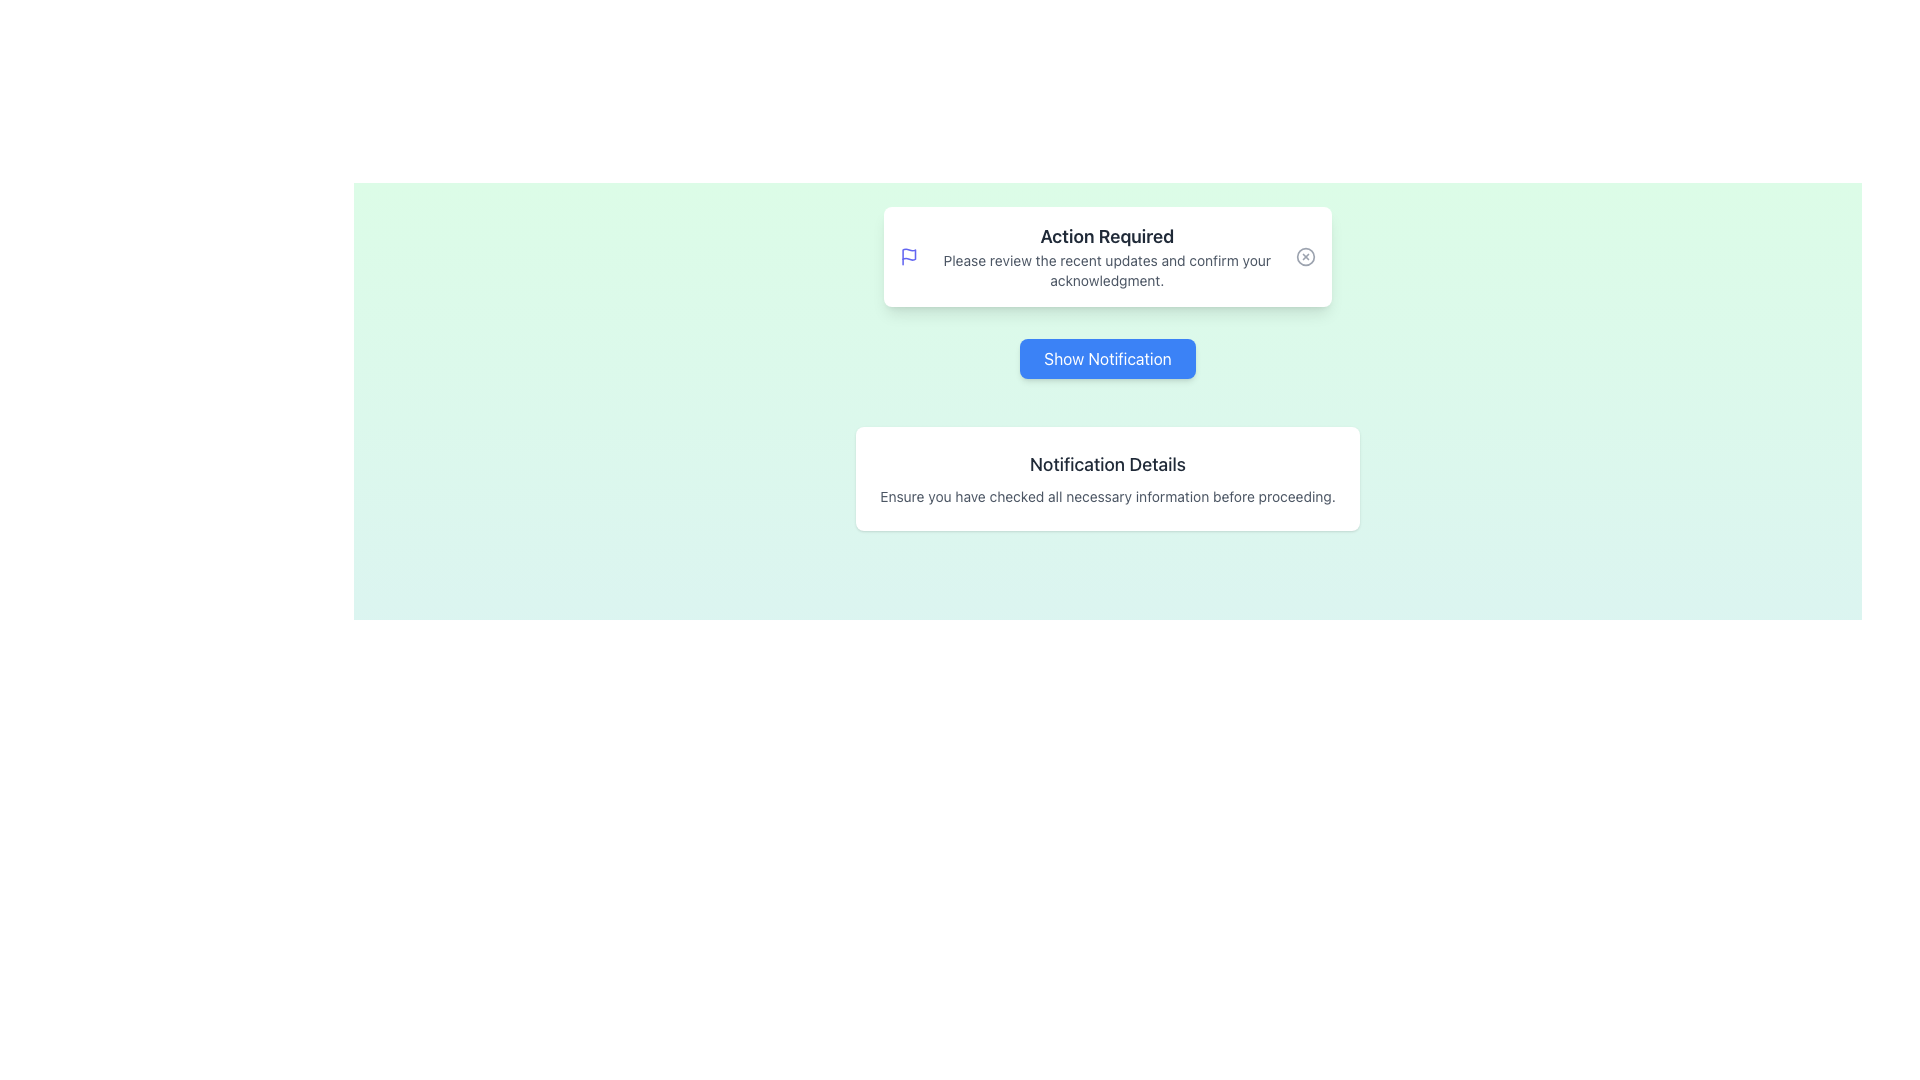 Image resolution: width=1920 pixels, height=1080 pixels. Describe the element at coordinates (1106, 270) in the screenshot. I see `informational text label that states, 'Please review the recent updates and confirm your acknowledgment.'` at that location.